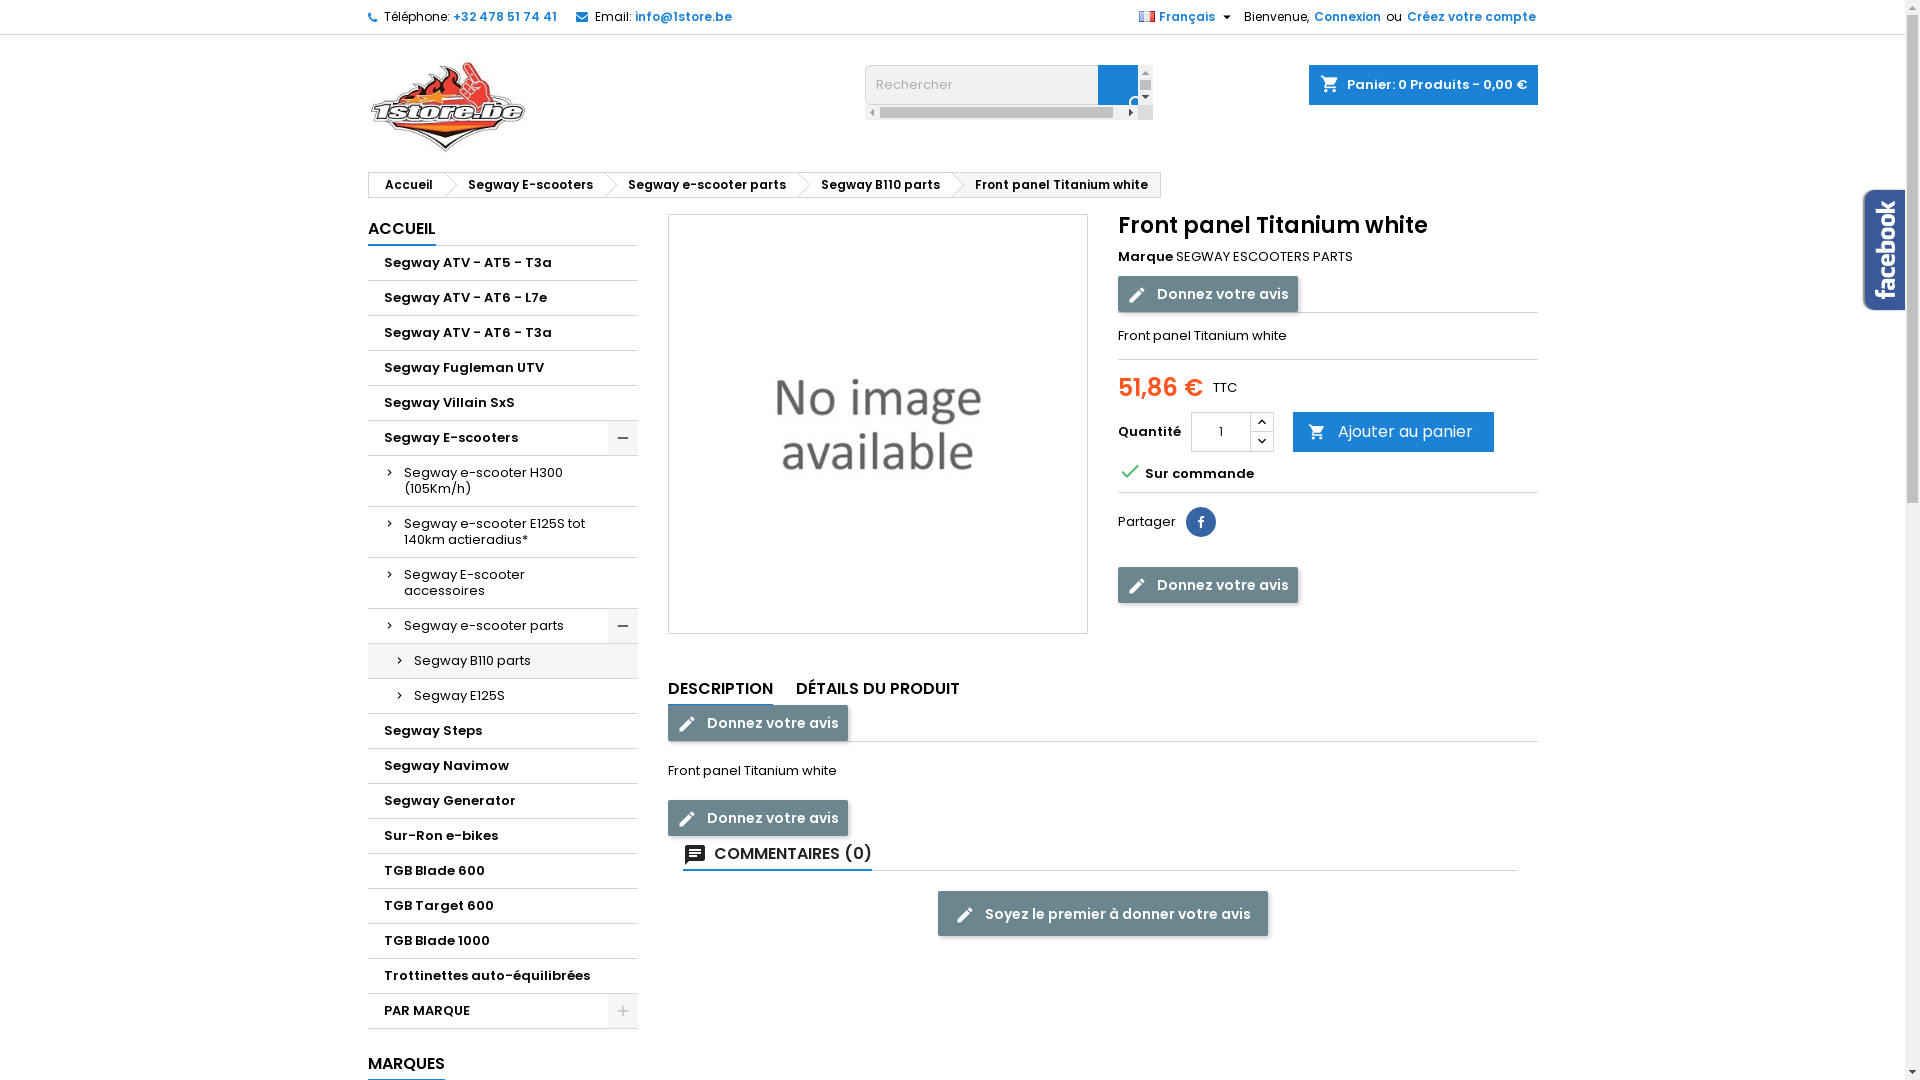  What do you see at coordinates (1263, 255) in the screenshot?
I see `'SEGWAY ESCOOTERS PARTS'` at bounding box center [1263, 255].